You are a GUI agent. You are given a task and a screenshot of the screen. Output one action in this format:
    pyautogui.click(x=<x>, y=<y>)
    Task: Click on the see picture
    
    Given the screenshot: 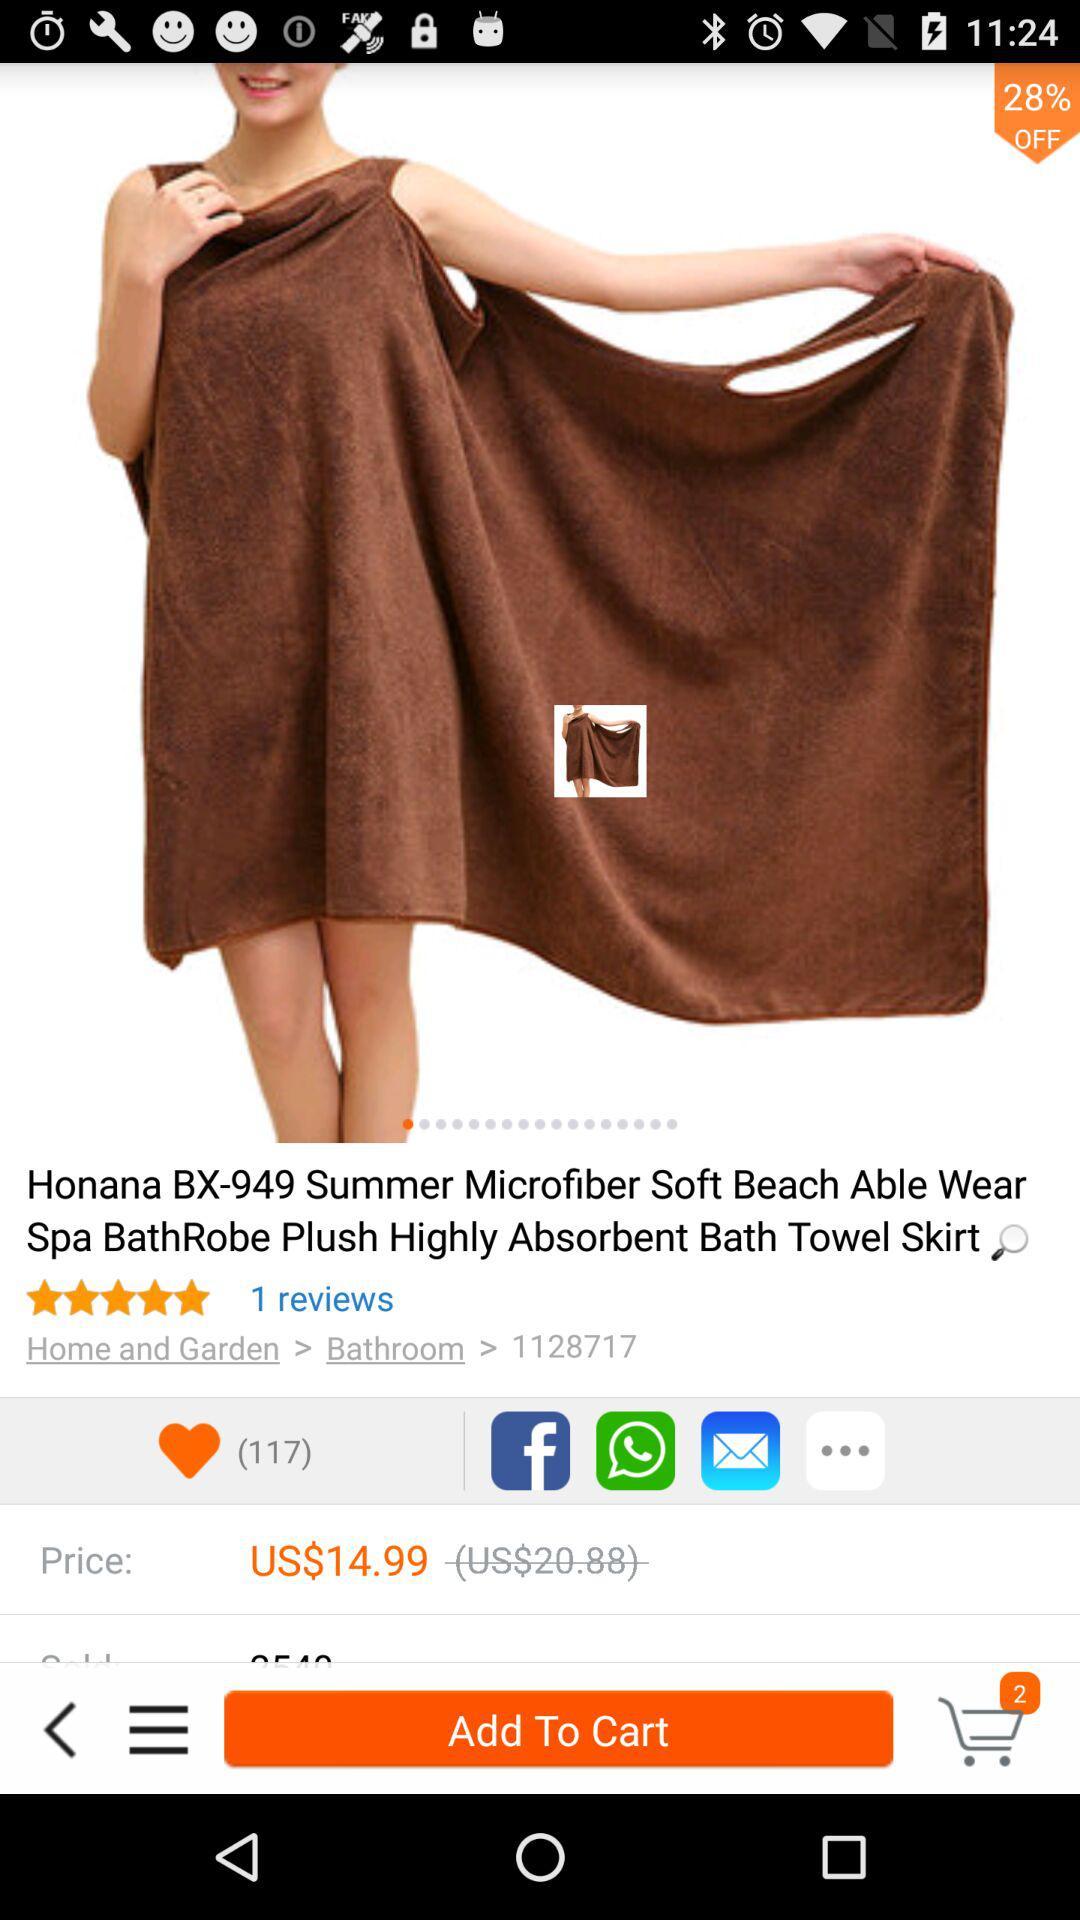 What is the action you would take?
    pyautogui.click(x=621, y=1124)
    